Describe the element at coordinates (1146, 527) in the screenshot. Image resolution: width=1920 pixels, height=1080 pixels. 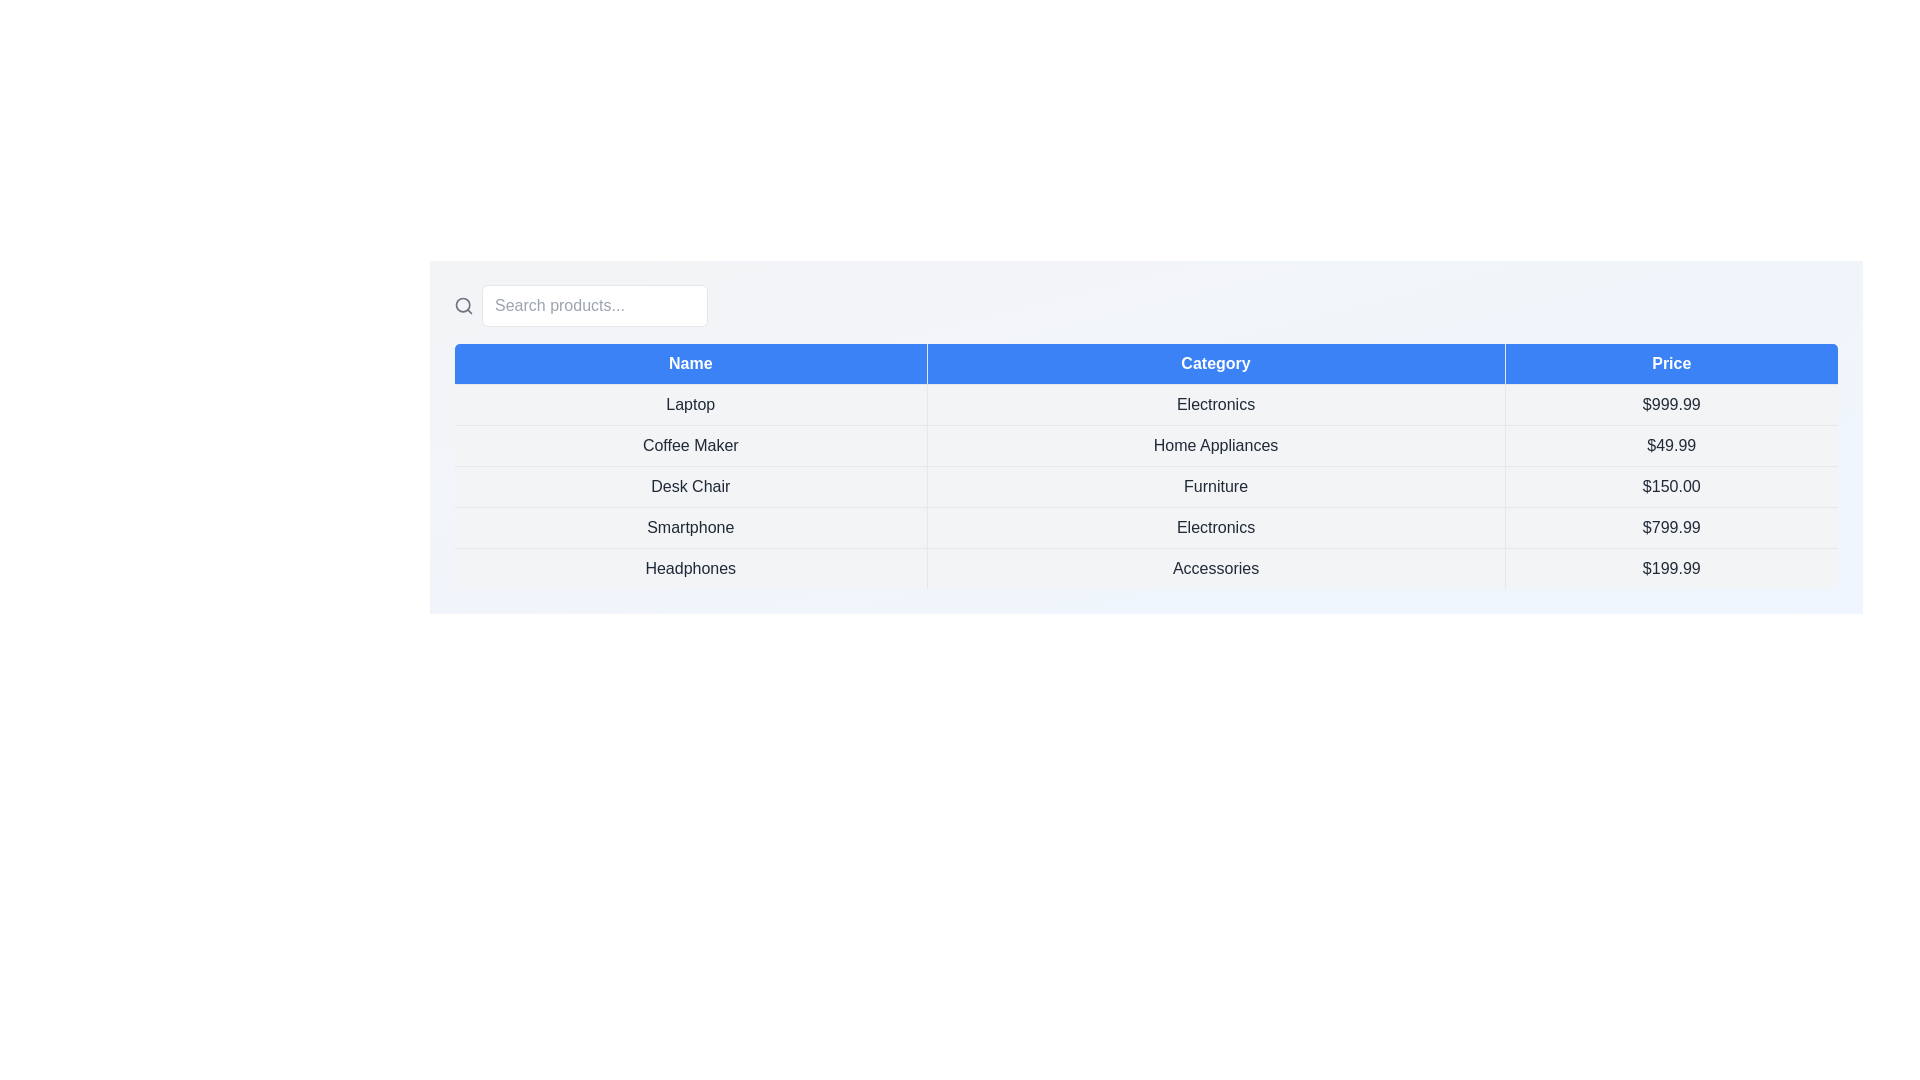
I see `the table row displaying the product 'Smartphone' with category 'Electronics' and price '$799.99', which is located as the fourth row in the table` at that location.